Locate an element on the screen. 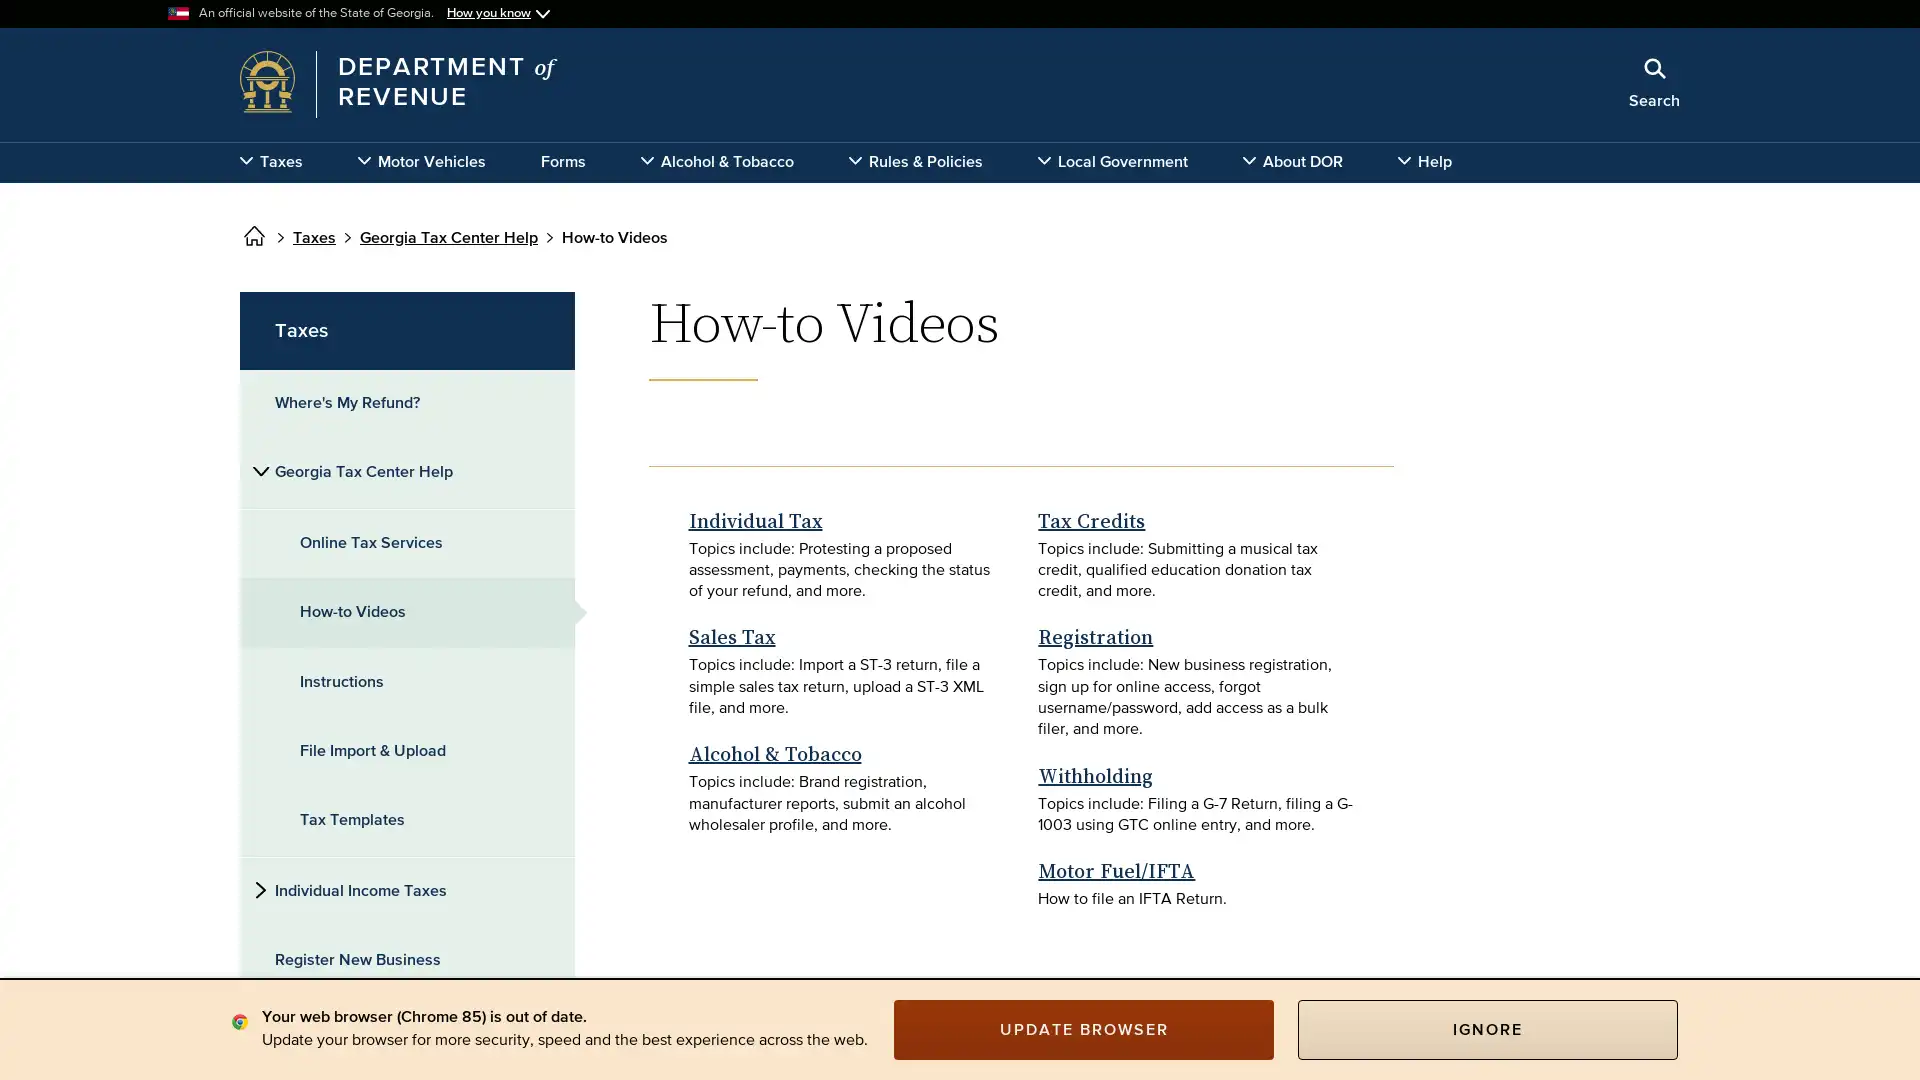  Side subnavigation toggle for 'Individual Income Taxes' is located at coordinates (259, 892).